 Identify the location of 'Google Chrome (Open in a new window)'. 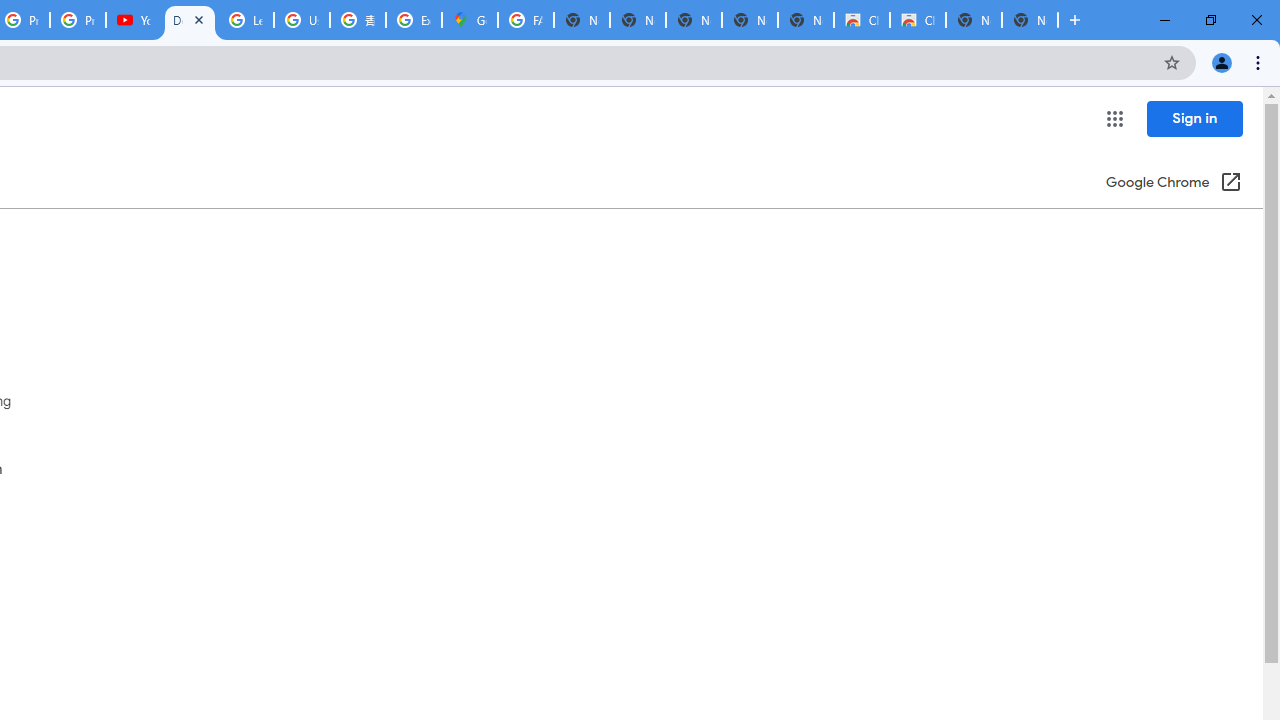
(1173, 183).